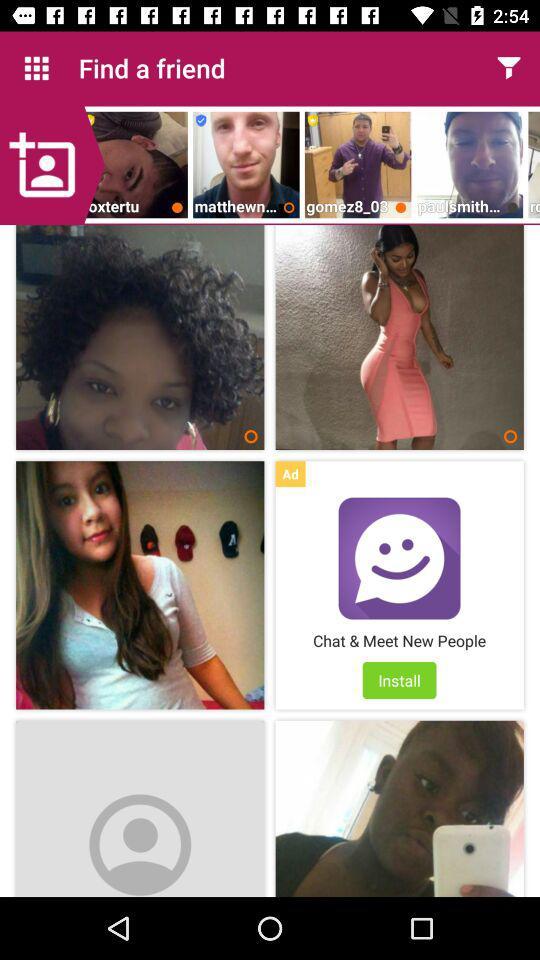  Describe the element at coordinates (399, 558) in the screenshot. I see `open advertisement` at that location.